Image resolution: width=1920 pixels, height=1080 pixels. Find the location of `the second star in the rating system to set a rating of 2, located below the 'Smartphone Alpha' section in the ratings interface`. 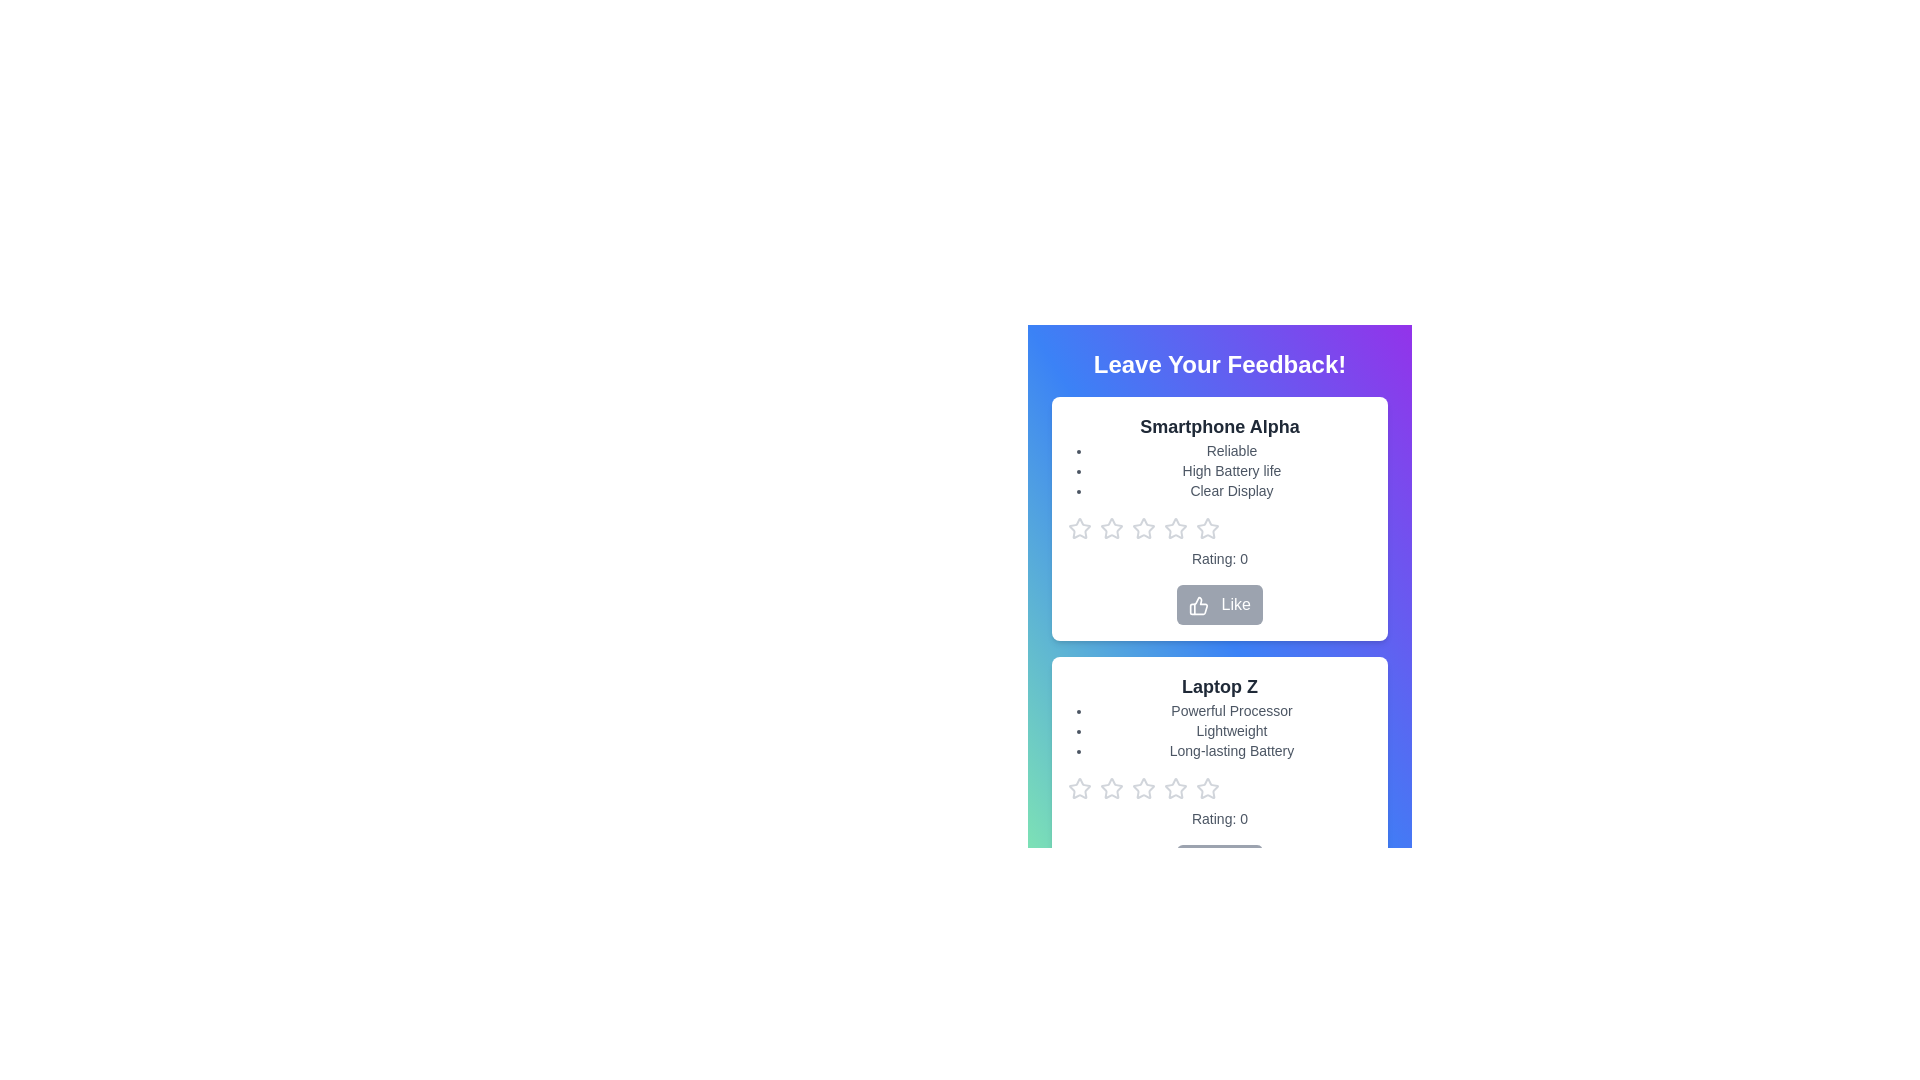

the second star in the rating system to set a rating of 2, located below the 'Smartphone Alpha' section in the ratings interface is located at coordinates (1176, 527).